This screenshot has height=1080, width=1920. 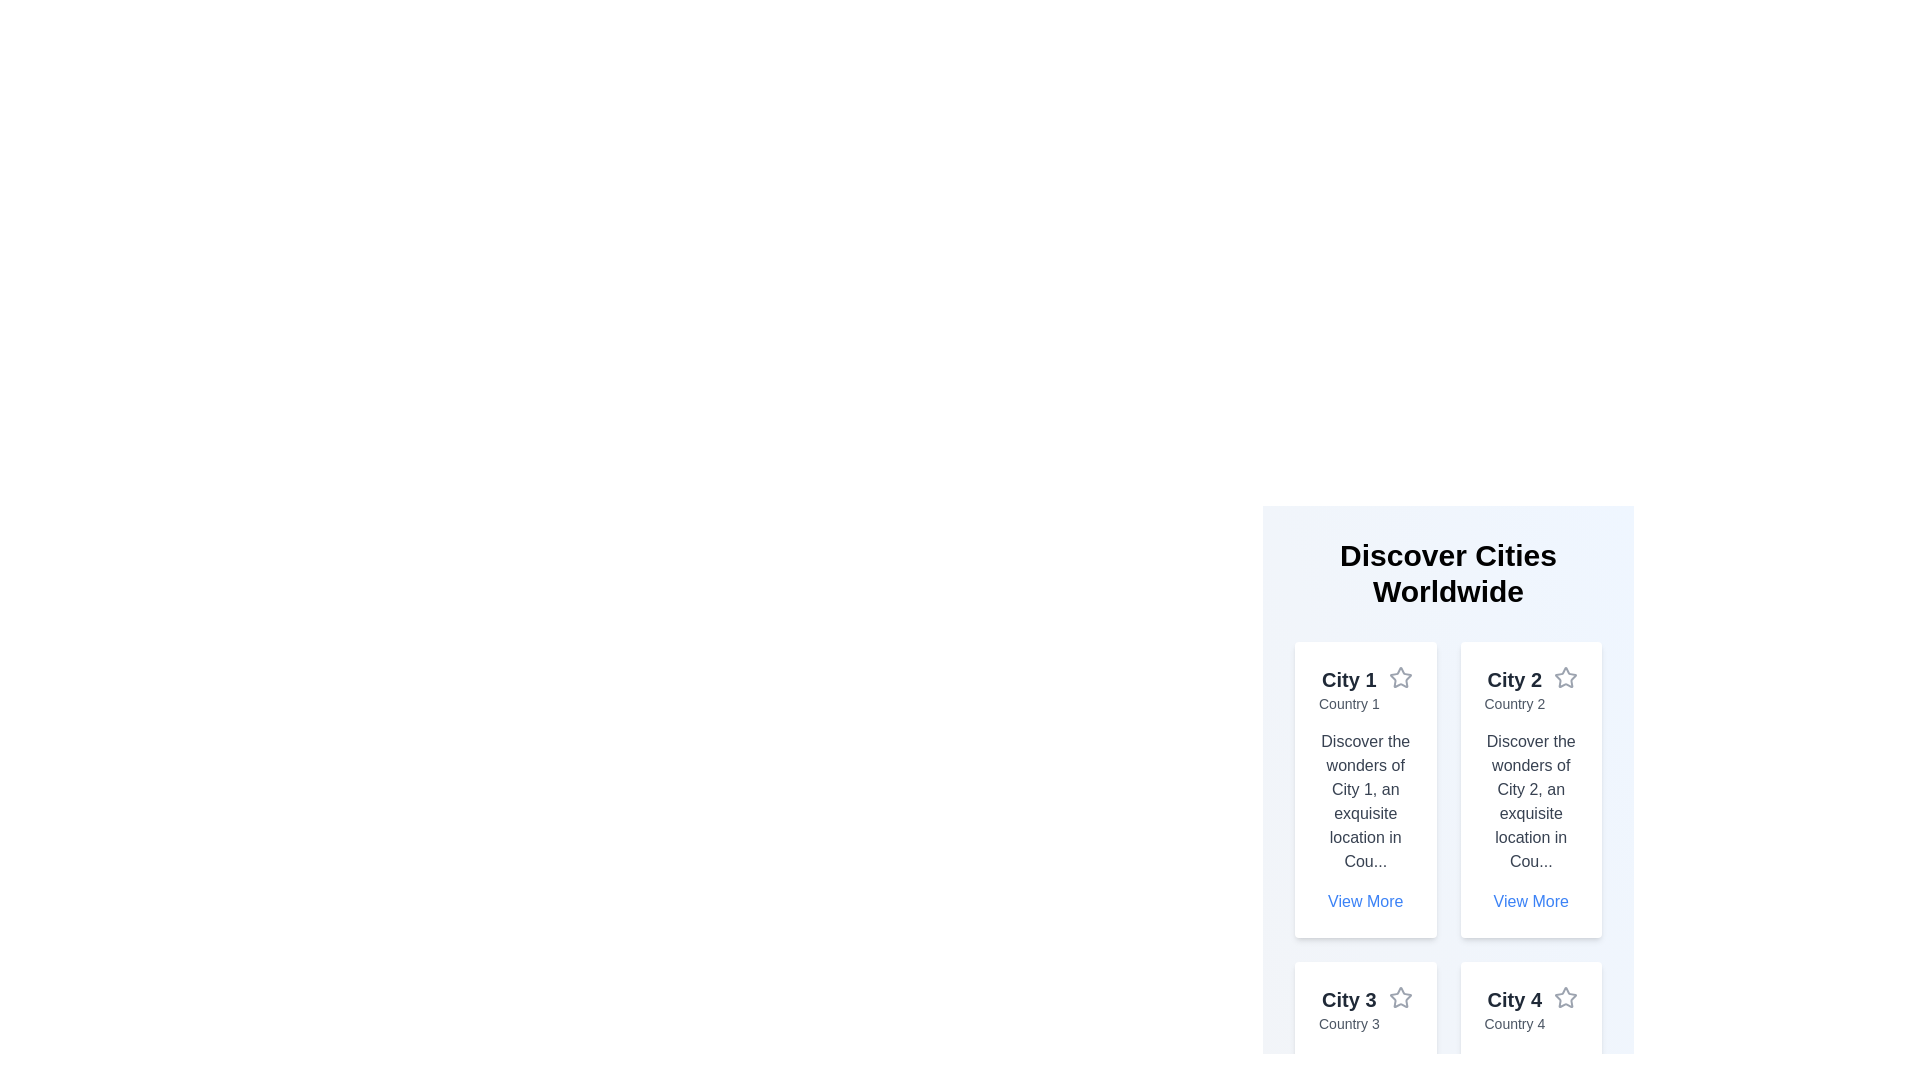 What do you see at coordinates (1514, 678) in the screenshot?
I see `the text 'City 2' which is styled with a bold font and located within the second card of the grid layout, directly above 'Country 2'` at bounding box center [1514, 678].